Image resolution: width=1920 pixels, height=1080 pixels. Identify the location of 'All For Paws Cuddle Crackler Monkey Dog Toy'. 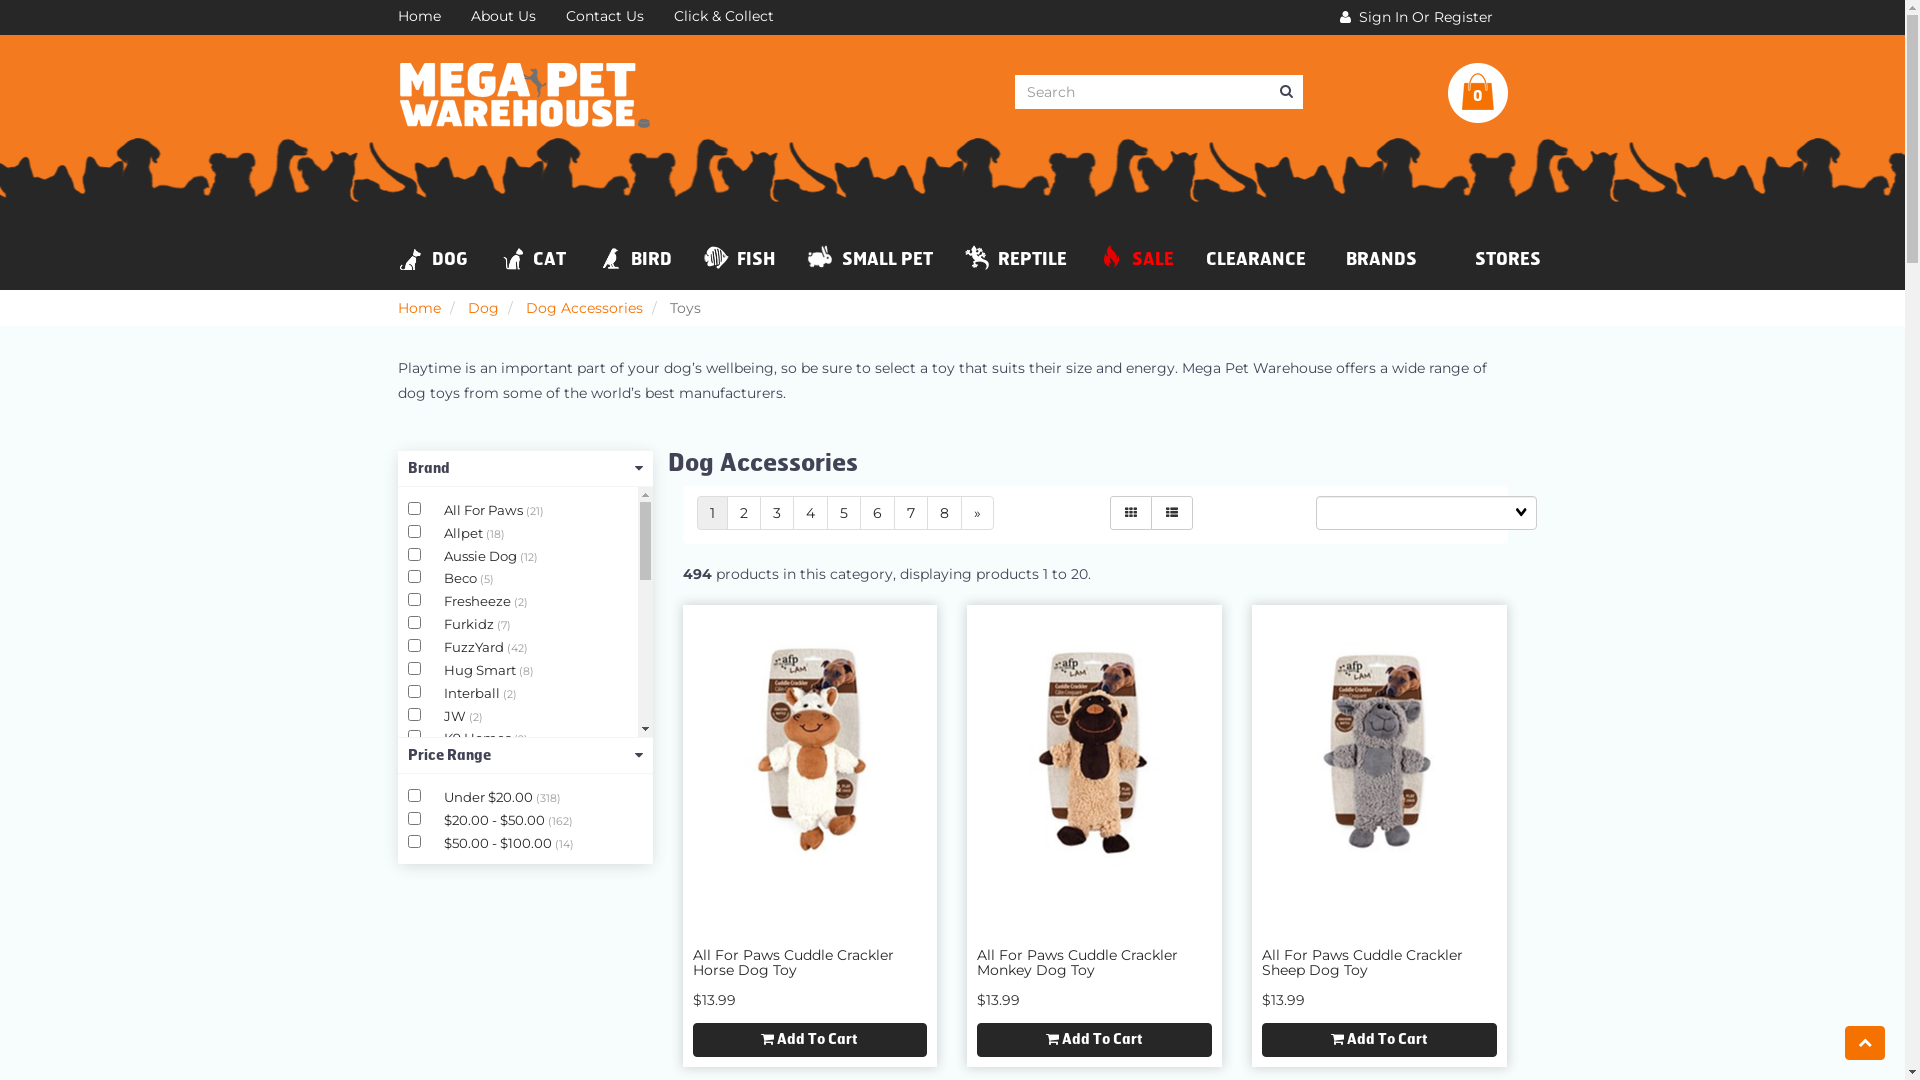
(1093, 755).